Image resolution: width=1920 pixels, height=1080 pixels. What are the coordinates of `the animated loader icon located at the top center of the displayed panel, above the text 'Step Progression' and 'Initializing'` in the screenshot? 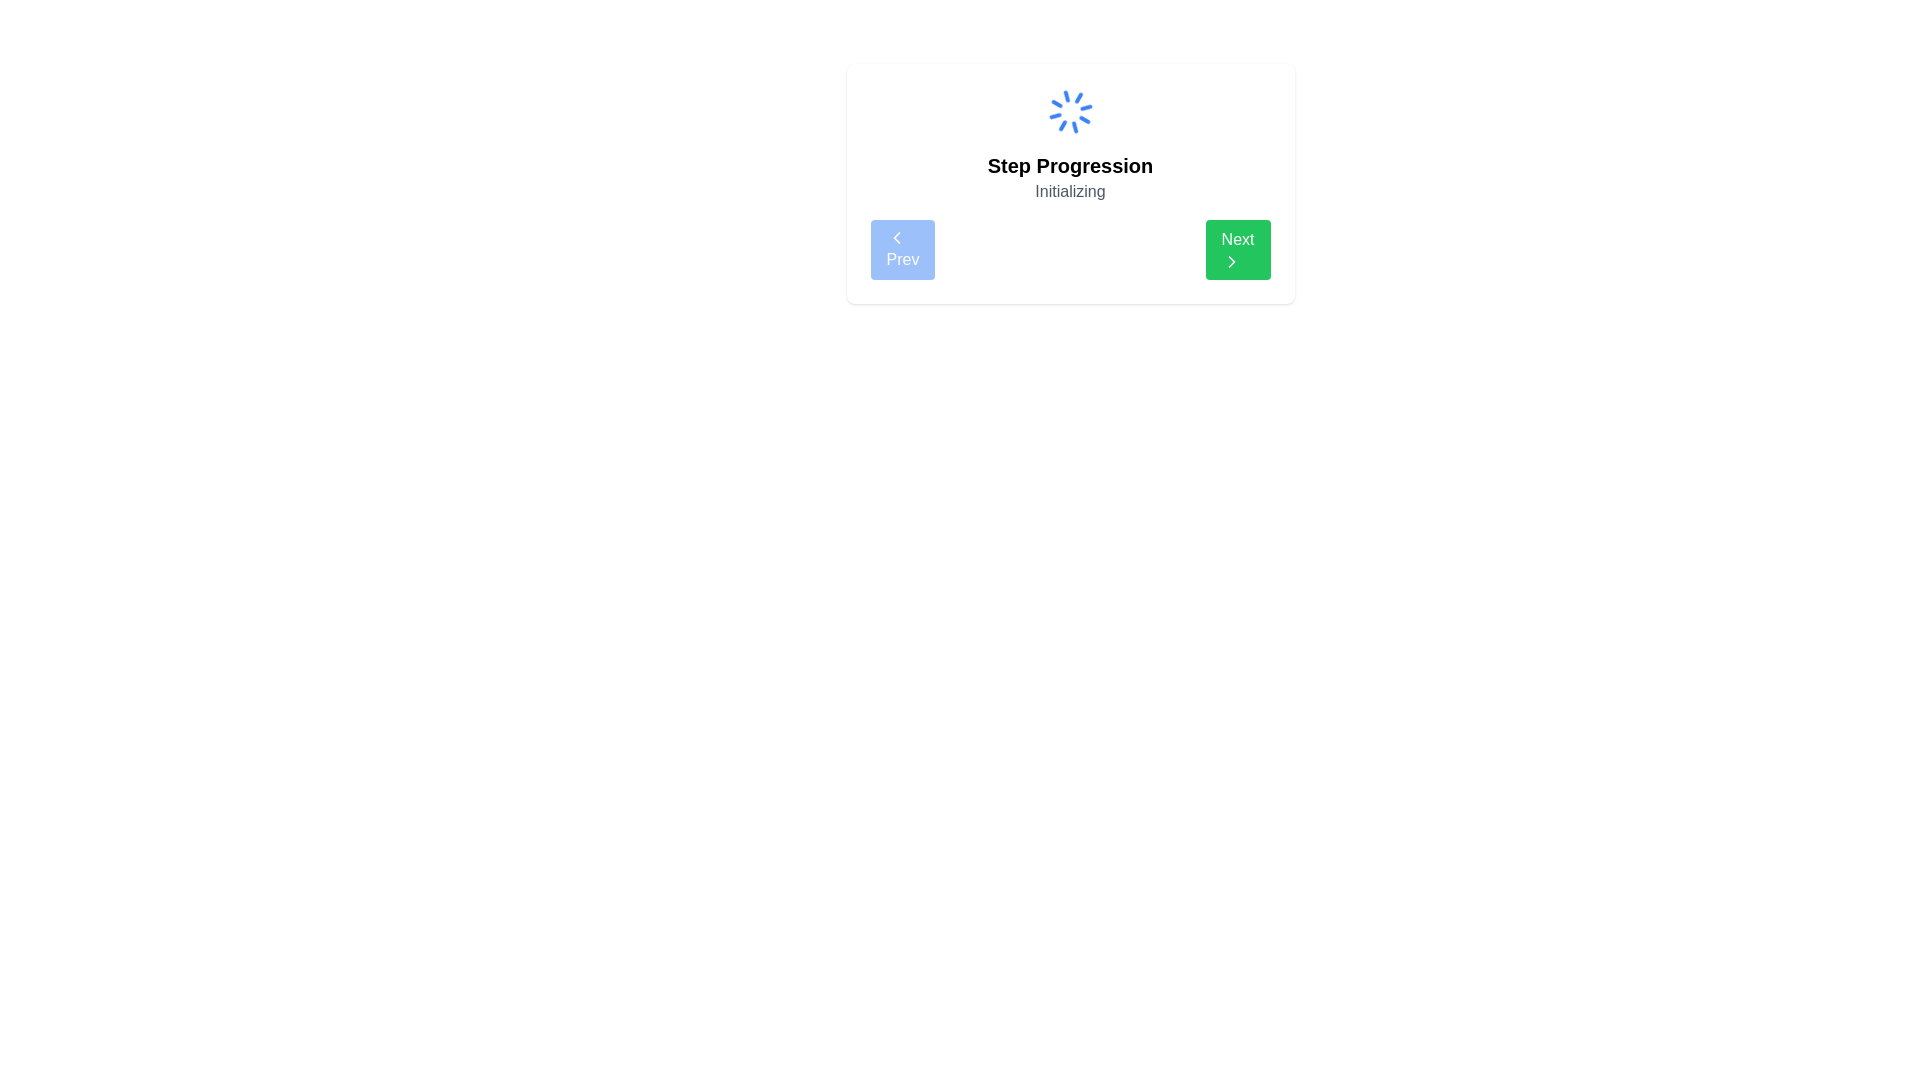 It's located at (1069, 111).